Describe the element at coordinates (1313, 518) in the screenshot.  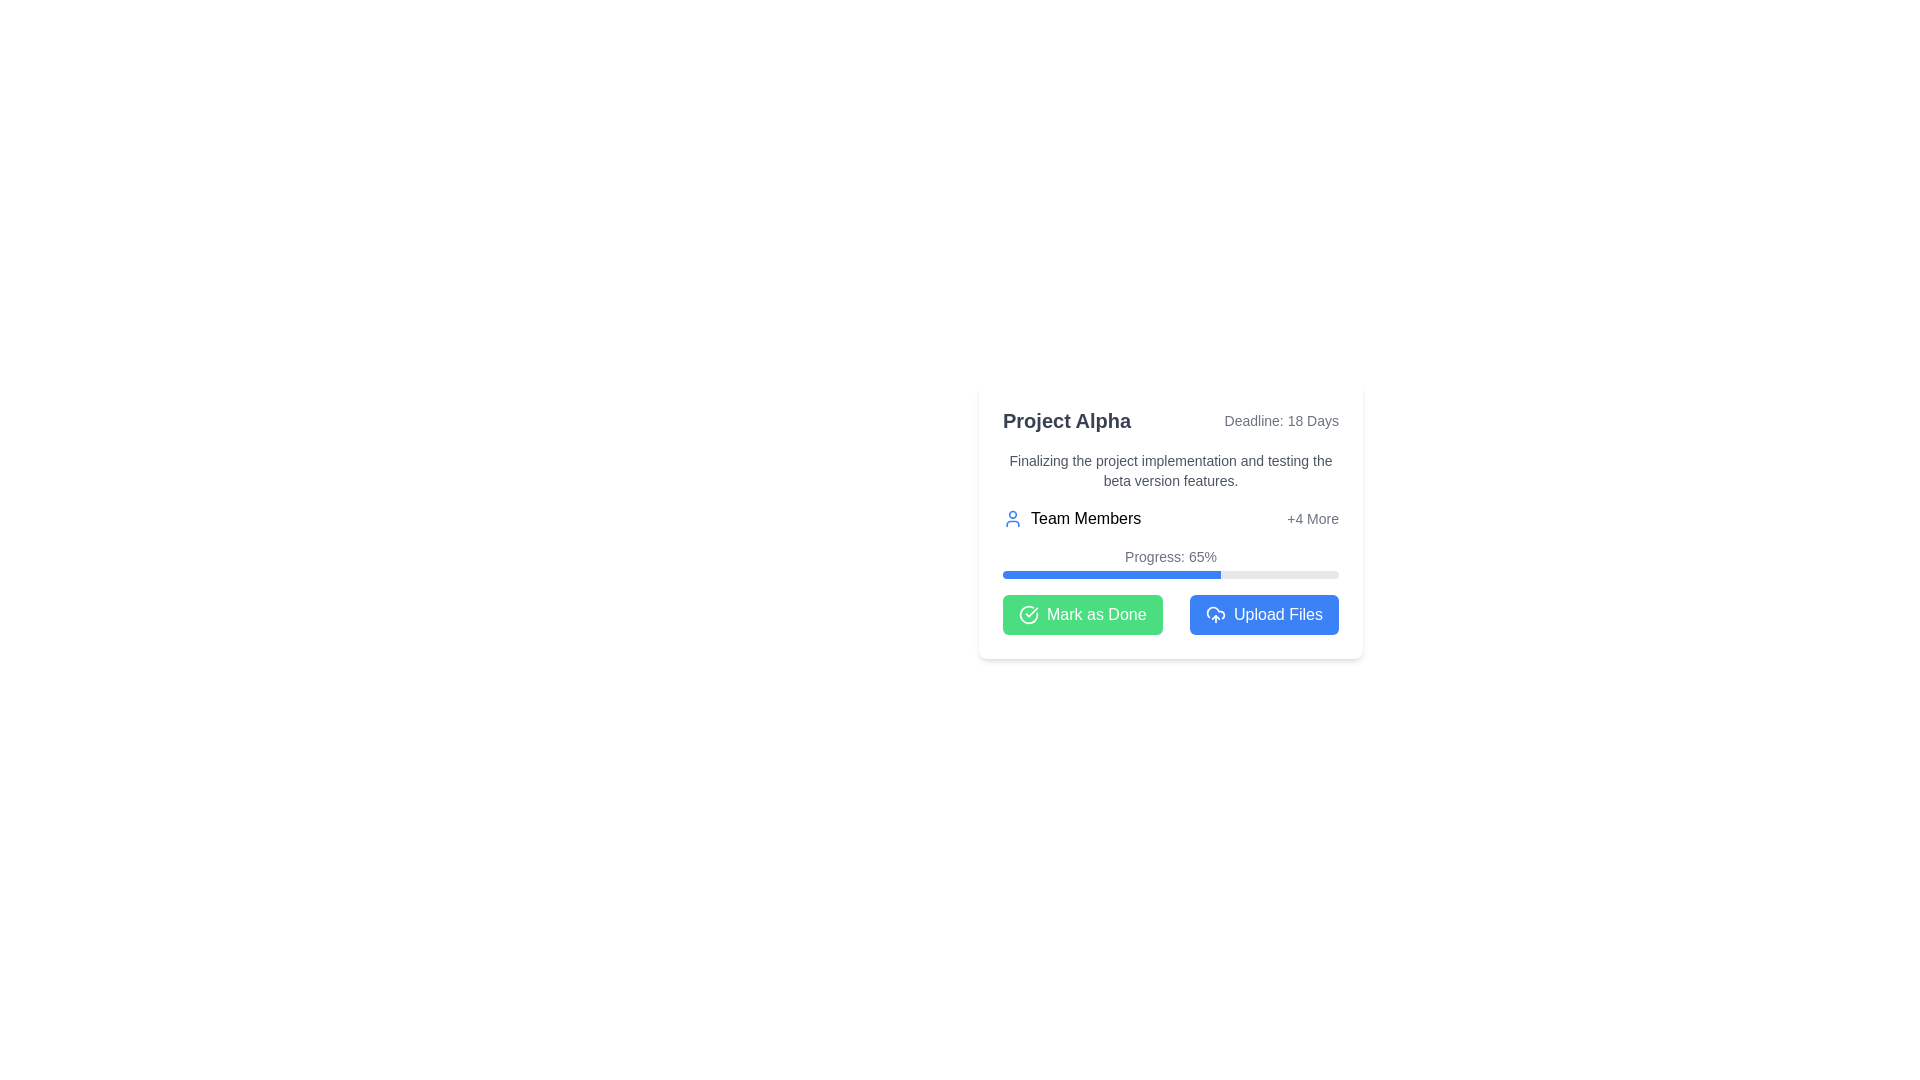
I see `the Text Label in the 'Team Members' section that indicates additional team members exist beyond those displayed, located to the right side near the team members icon and text` at that location.